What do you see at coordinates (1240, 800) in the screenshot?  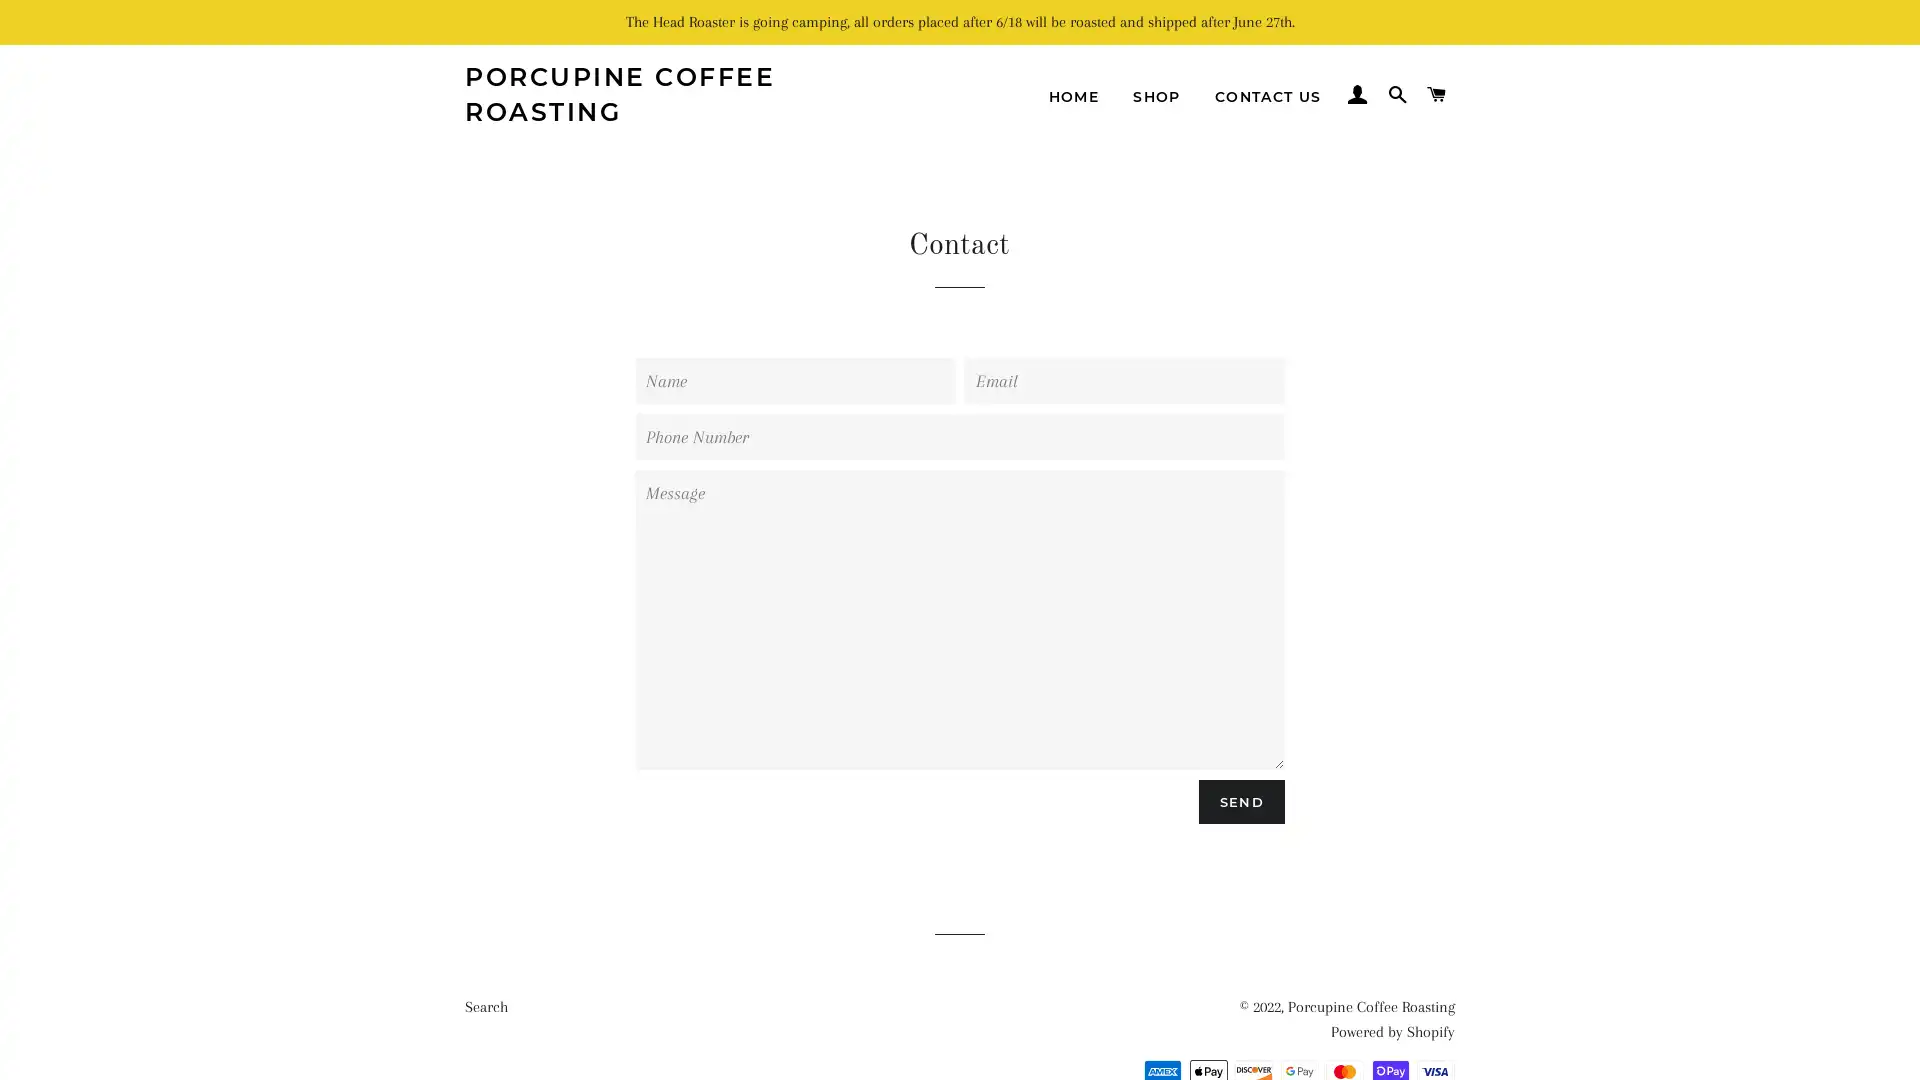 I see `Send` at bounding box center [1240, 800].